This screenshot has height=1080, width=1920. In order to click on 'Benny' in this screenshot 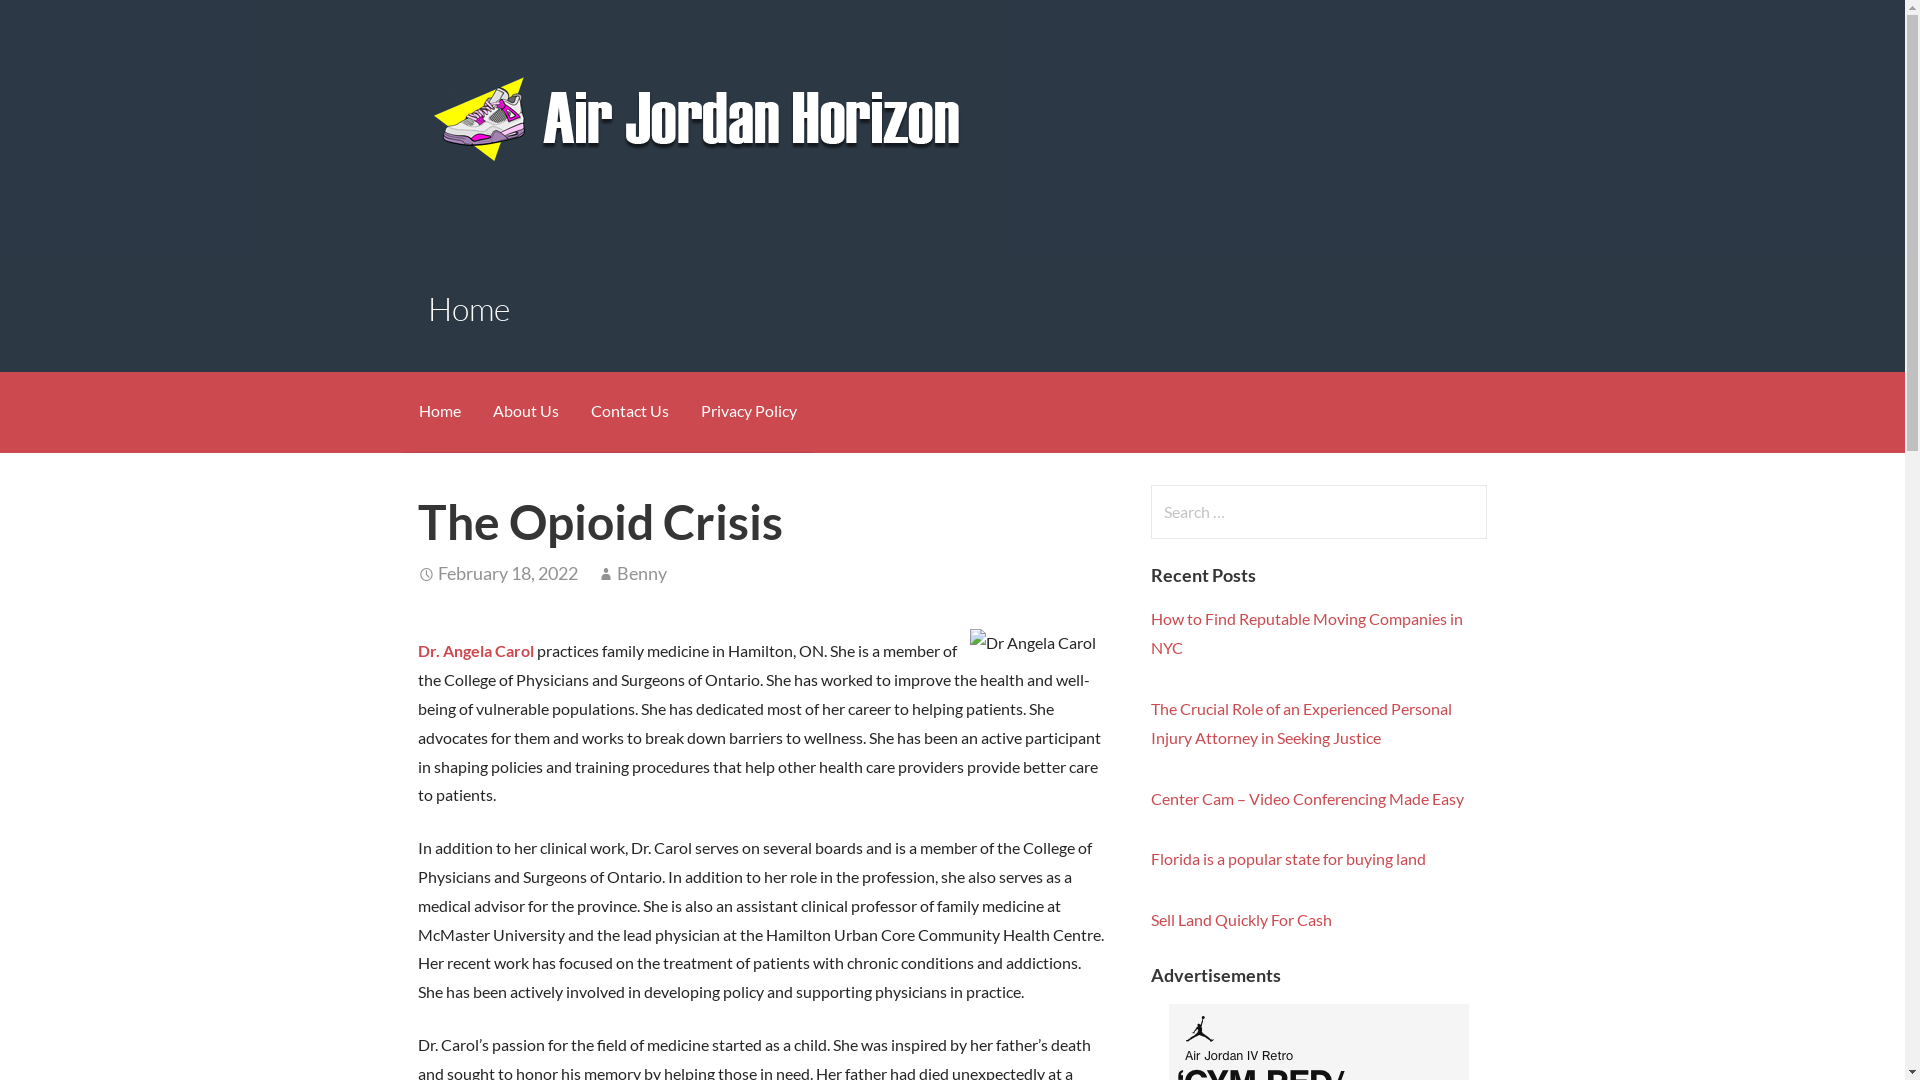, I will do `click(642, 573)`.